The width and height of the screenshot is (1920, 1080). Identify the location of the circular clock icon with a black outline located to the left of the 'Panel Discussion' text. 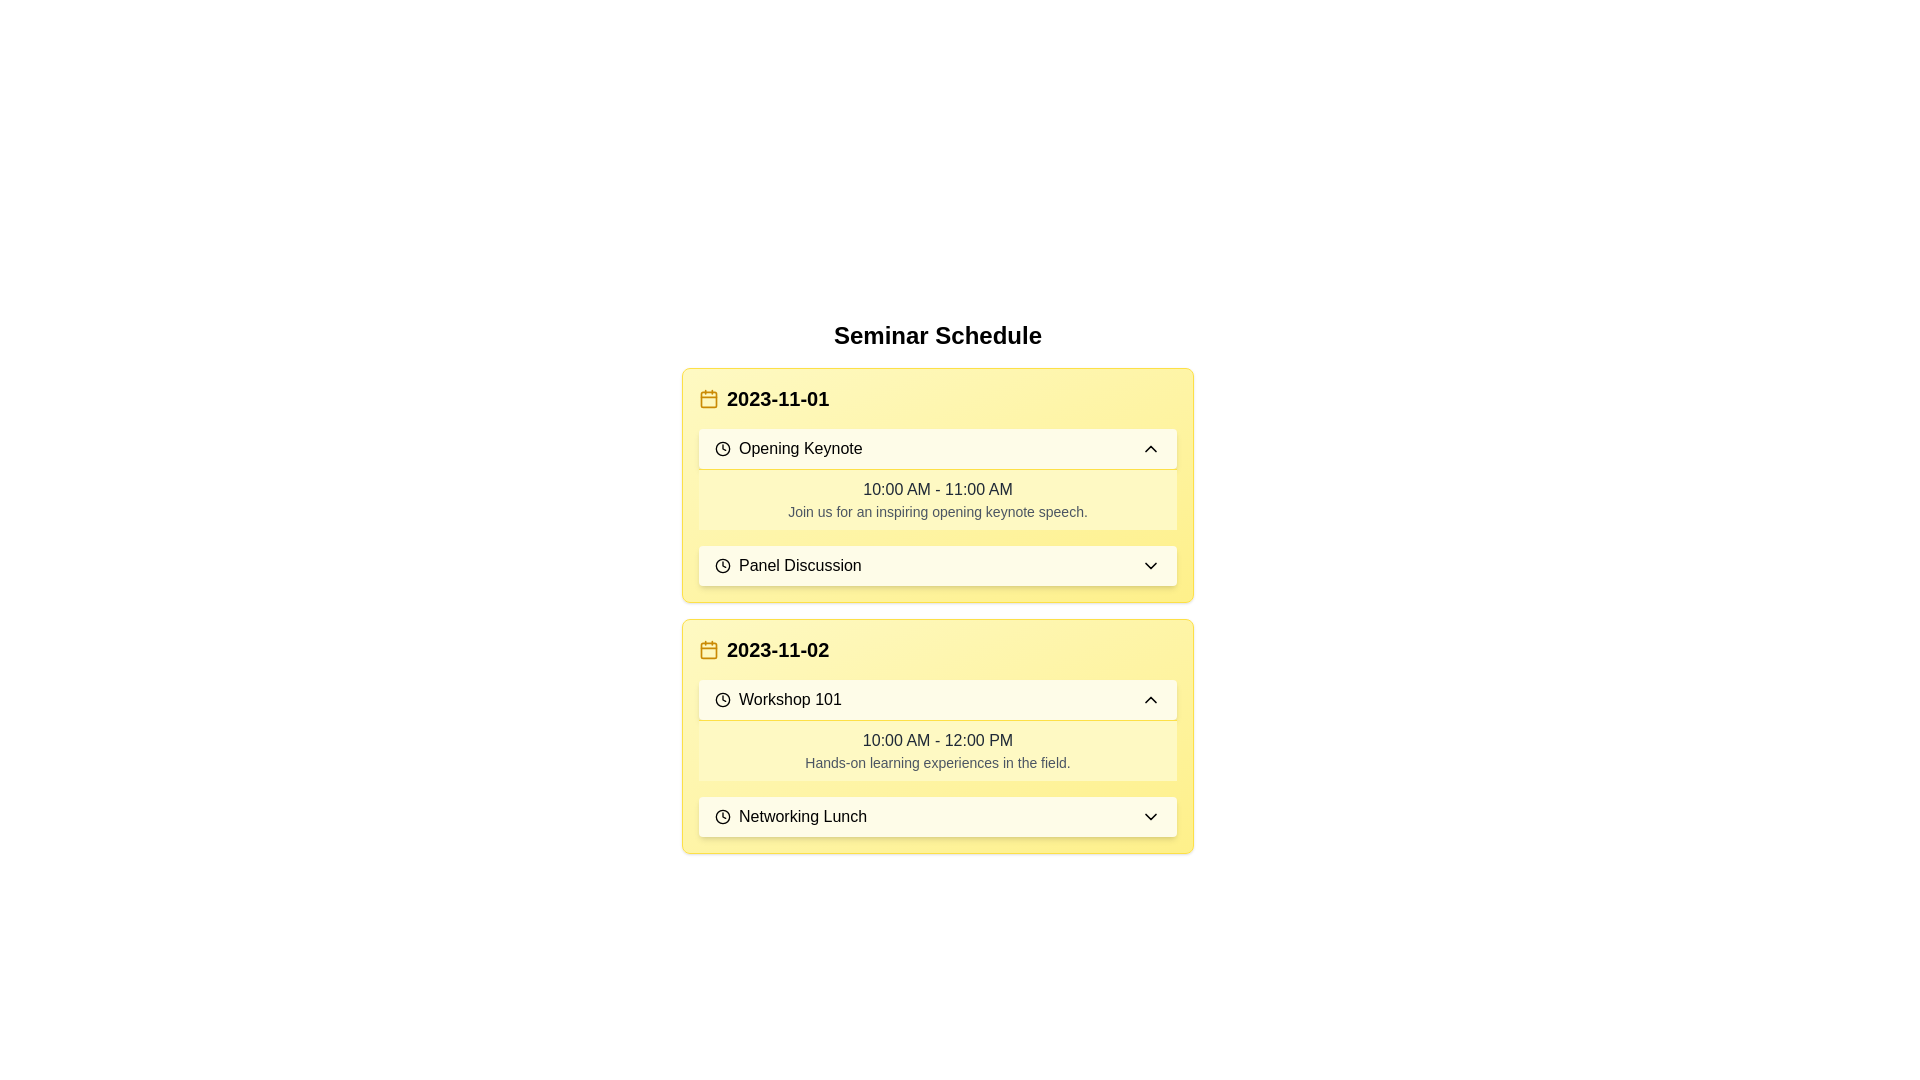
(722, 566).